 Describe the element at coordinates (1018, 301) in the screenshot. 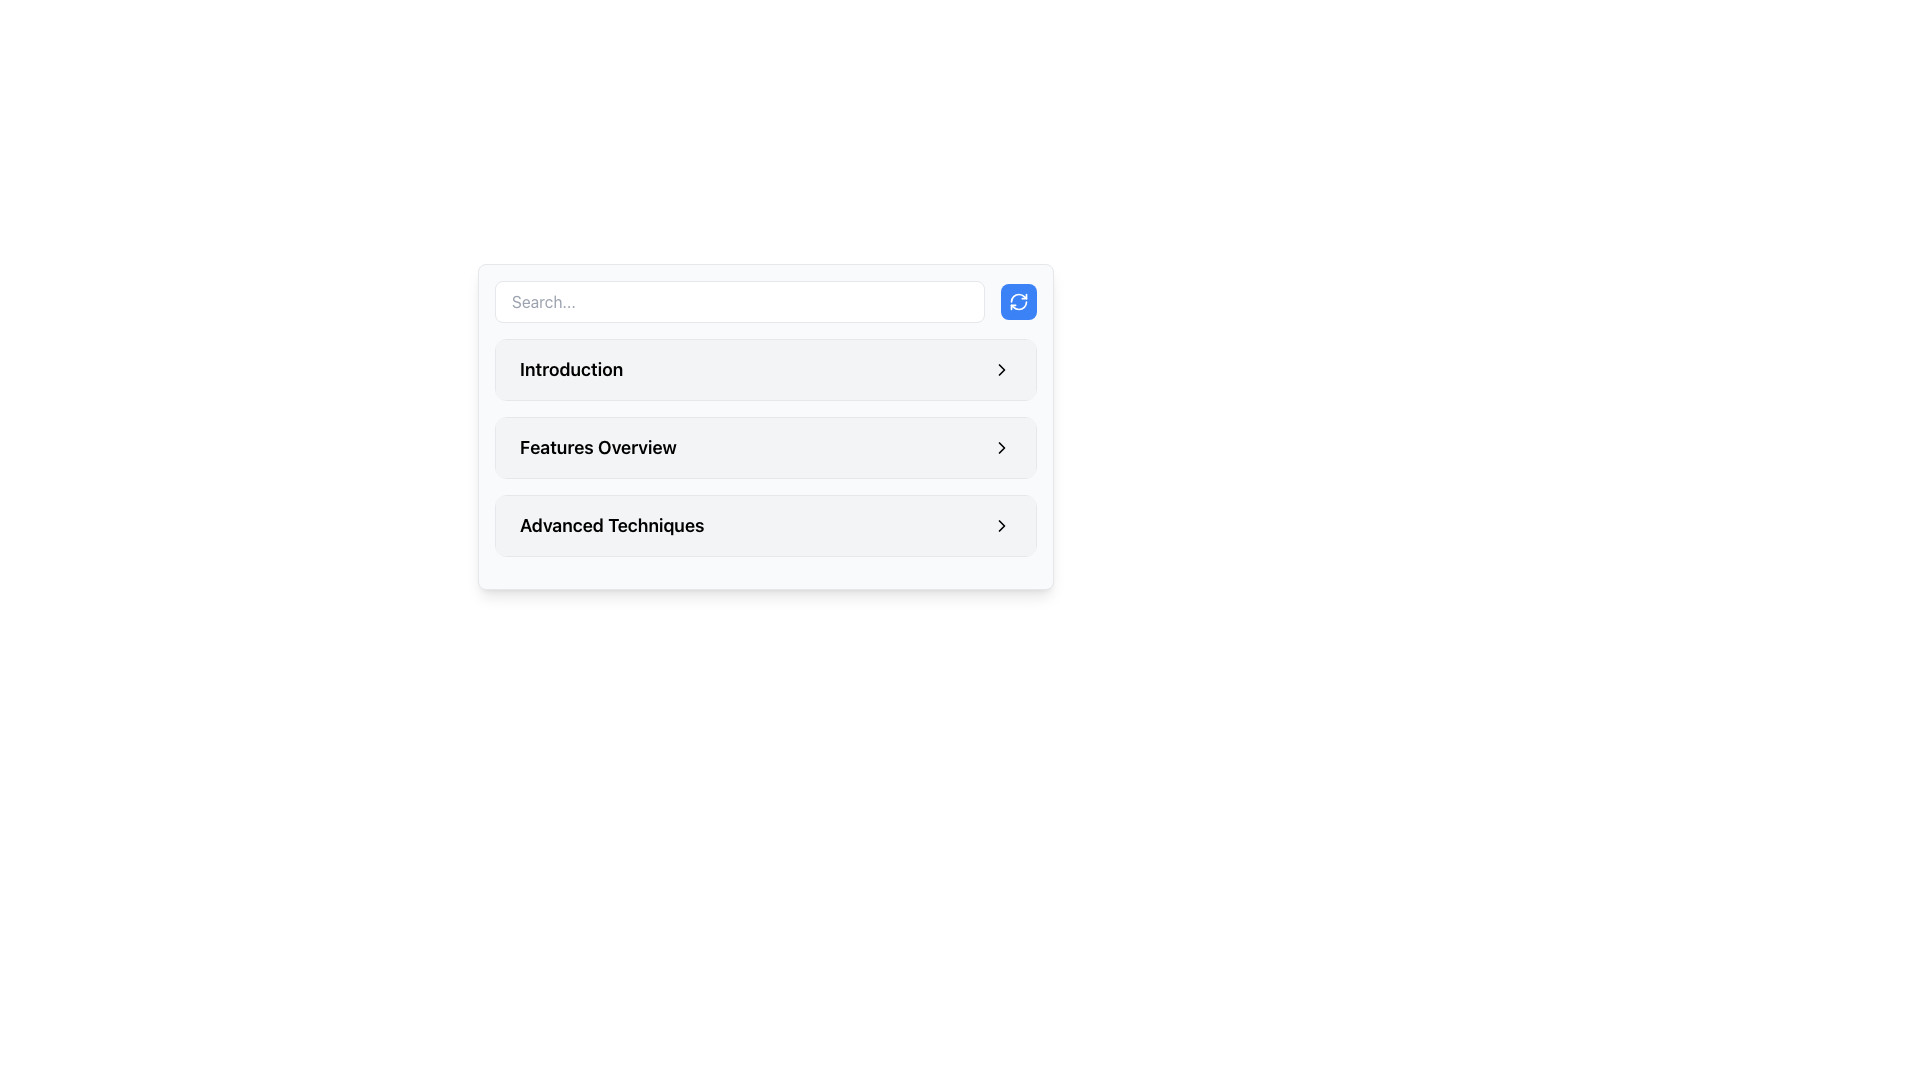

I see `the refresh button, which is an icon resembling two arrows forming a circular shape, located within a blue button to the right of the search bar at the top of the panel` at that location.